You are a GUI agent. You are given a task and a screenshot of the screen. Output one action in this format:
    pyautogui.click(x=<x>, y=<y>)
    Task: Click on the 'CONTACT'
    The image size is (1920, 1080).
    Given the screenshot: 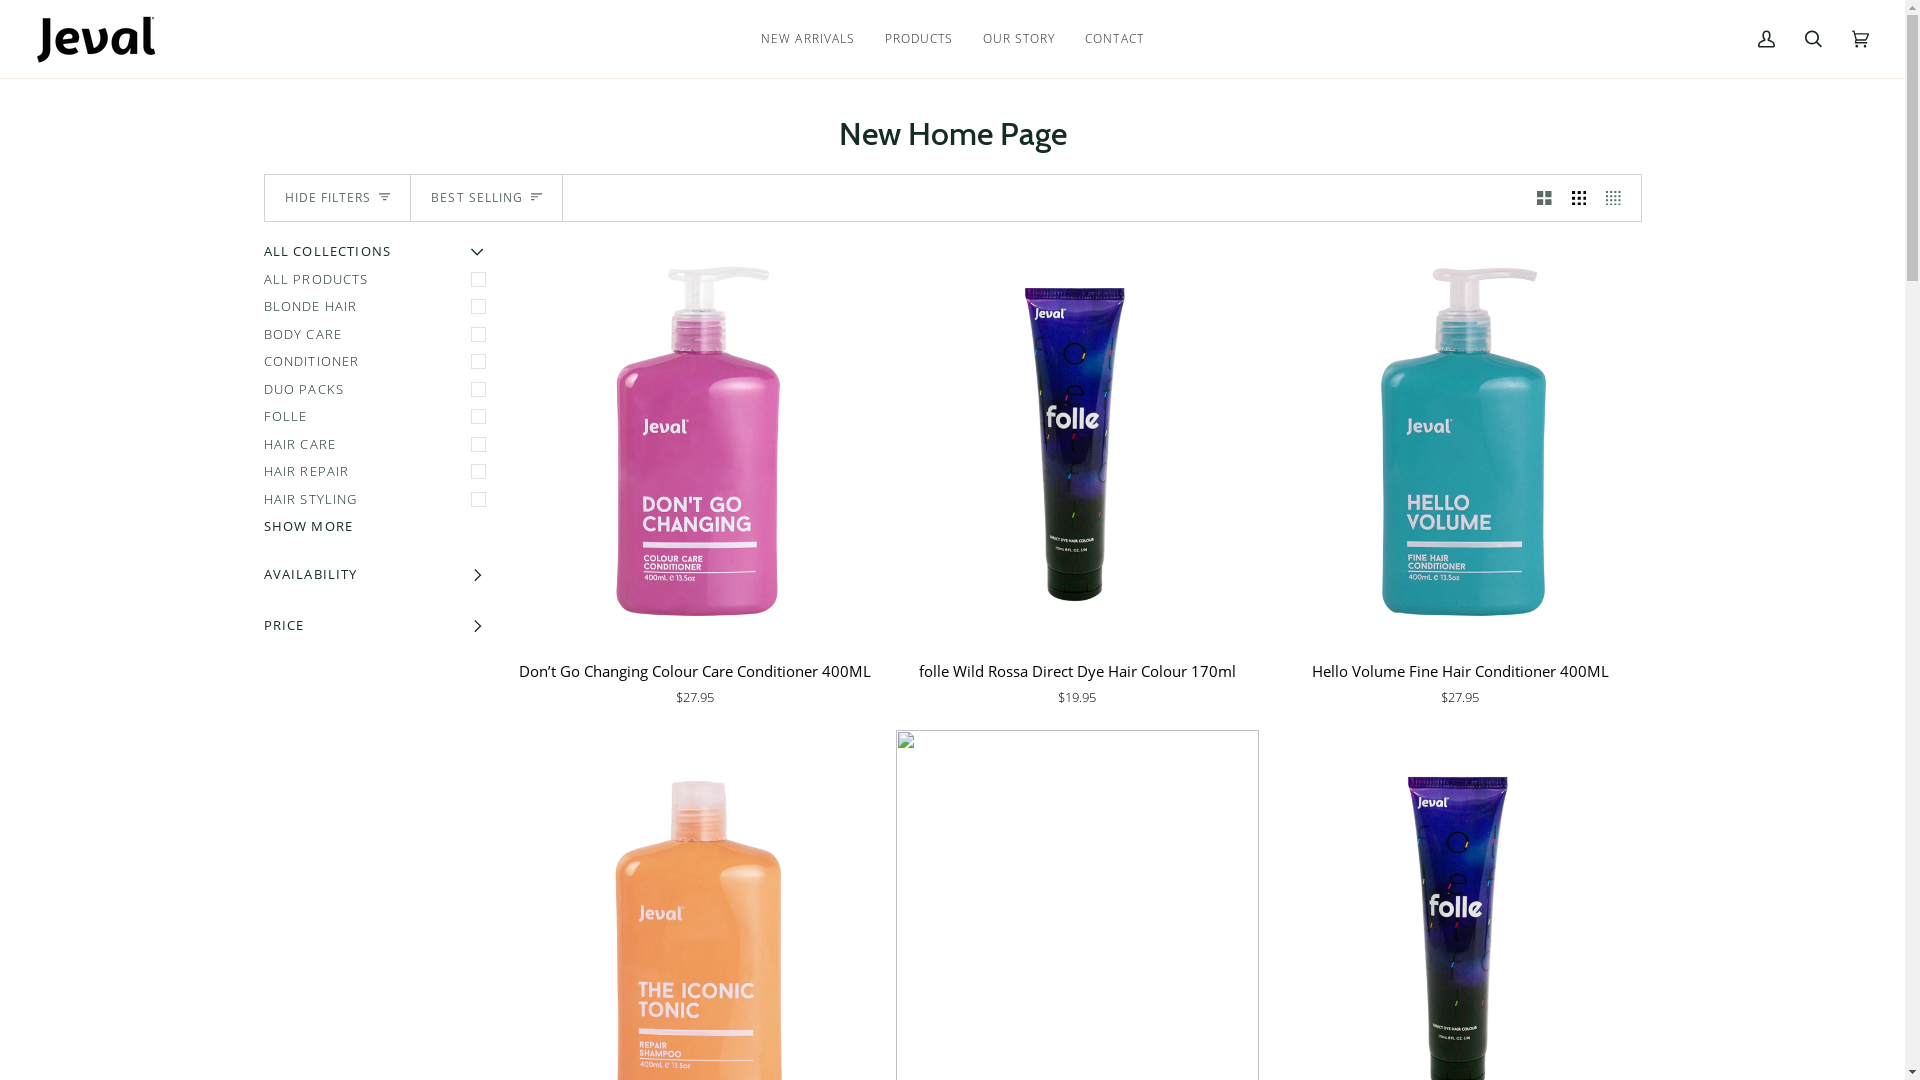 What is the action you would take?
    pyautogui.click(x=1112, y=38)
    